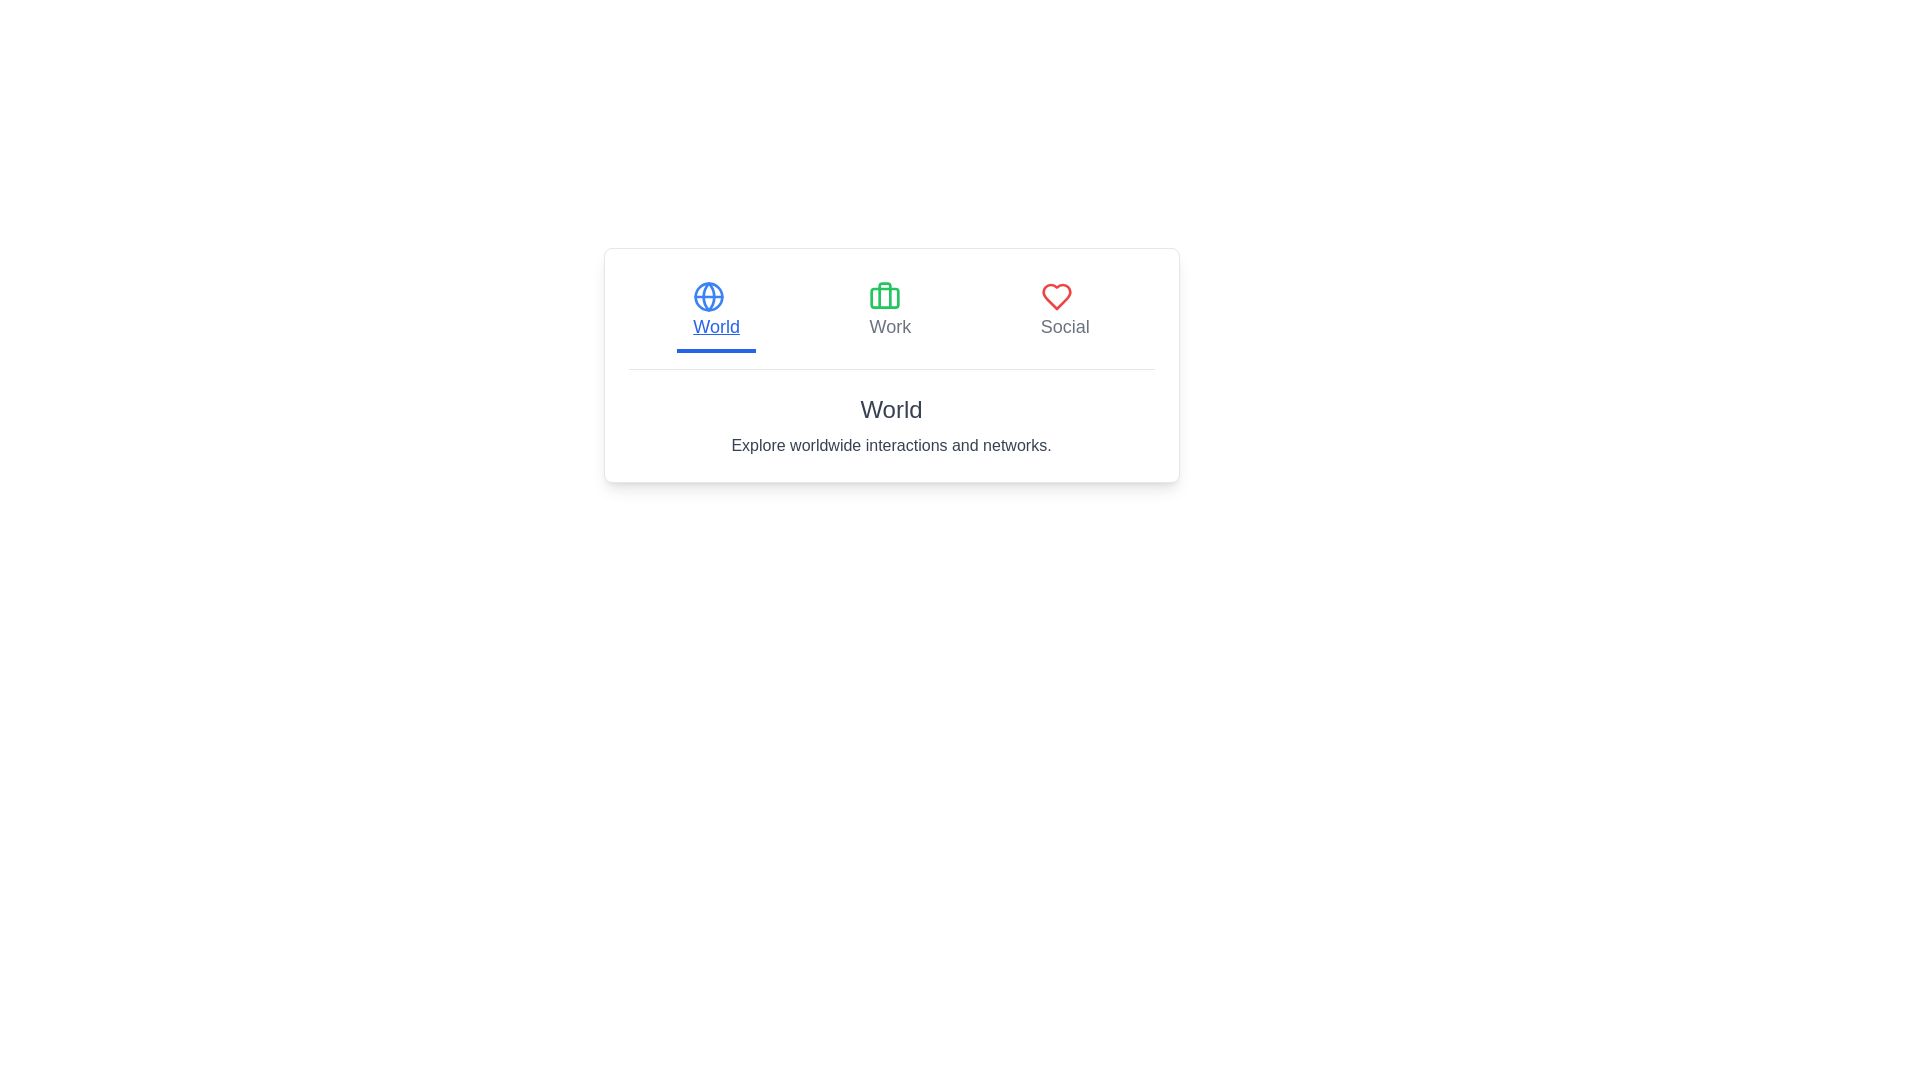 This screenshot has width=1920, height=1080. Describe the element at coordinates (716, 312) in the screenshot. I see `the tab labeled World by clicking its corresponding button` at that location.